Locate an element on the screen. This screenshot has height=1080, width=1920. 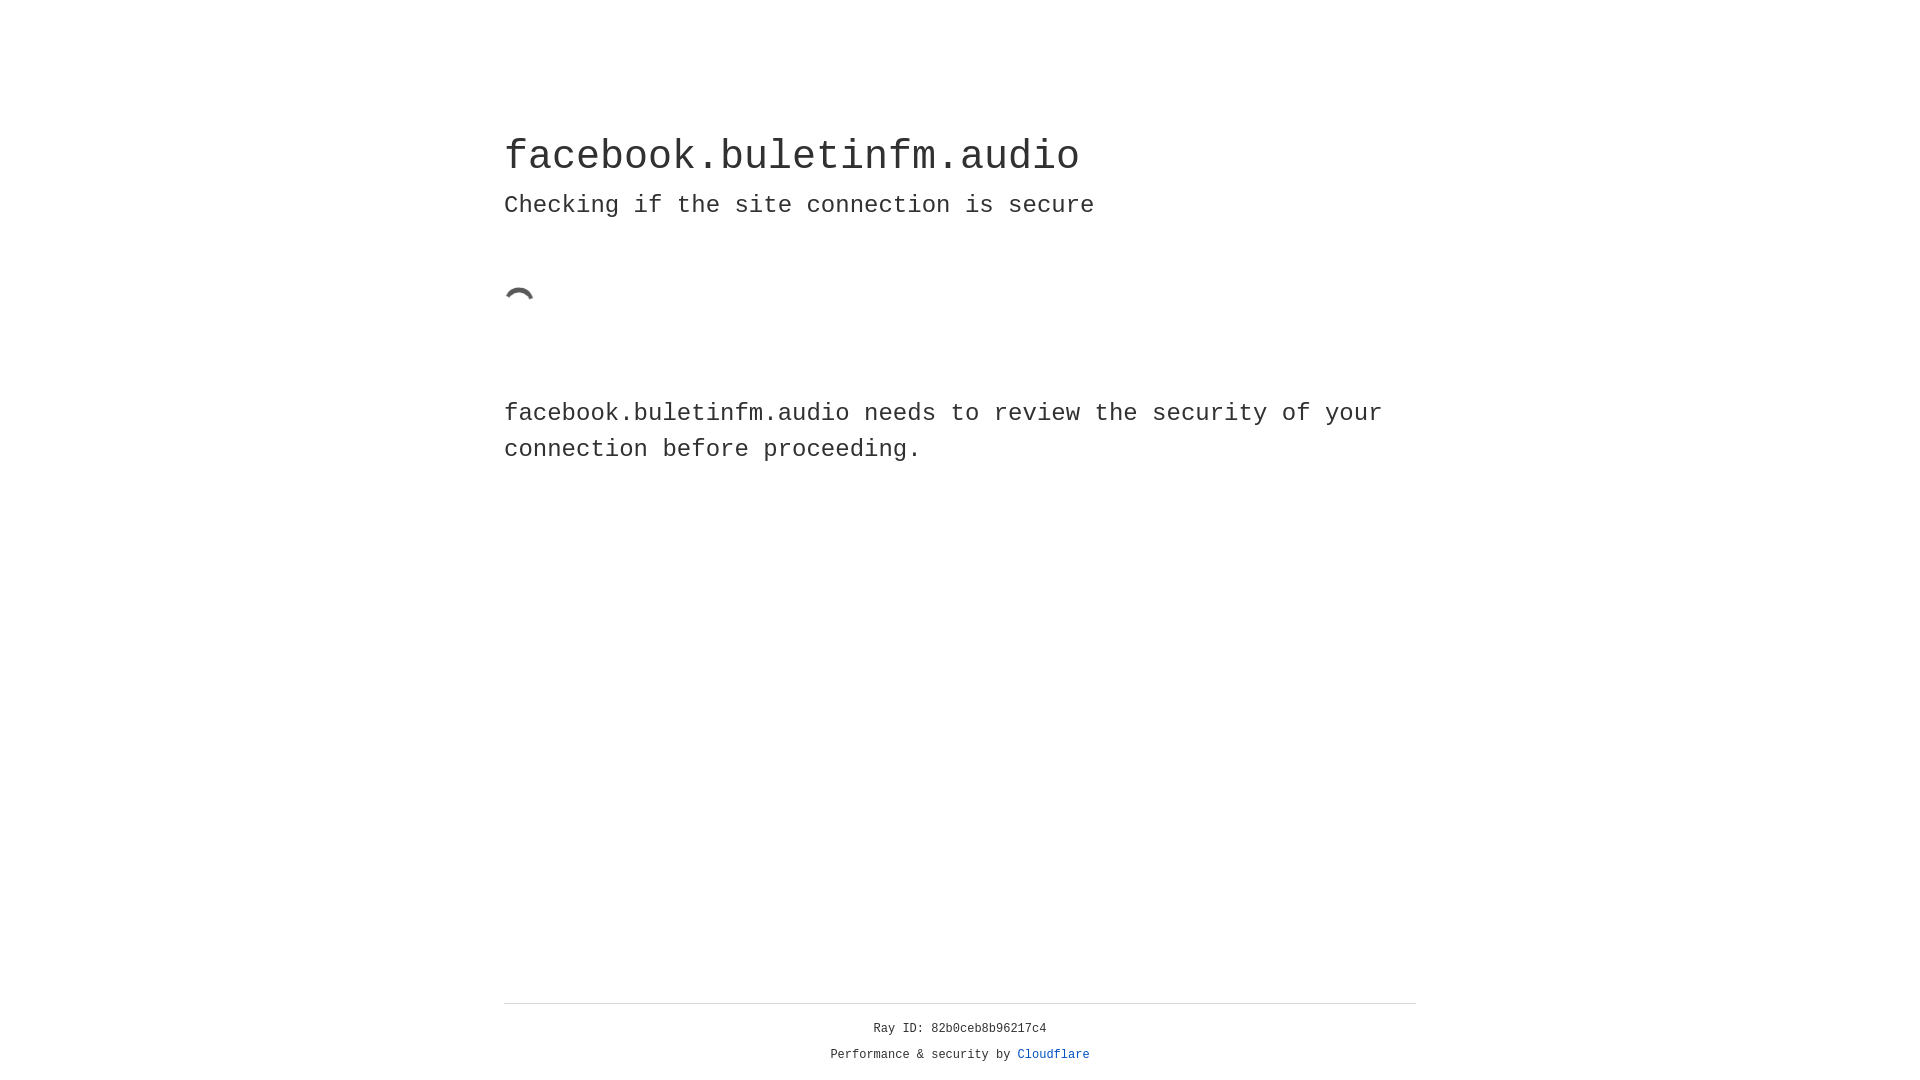
'Cloudflare' is located at coordinates (1017, 1054).